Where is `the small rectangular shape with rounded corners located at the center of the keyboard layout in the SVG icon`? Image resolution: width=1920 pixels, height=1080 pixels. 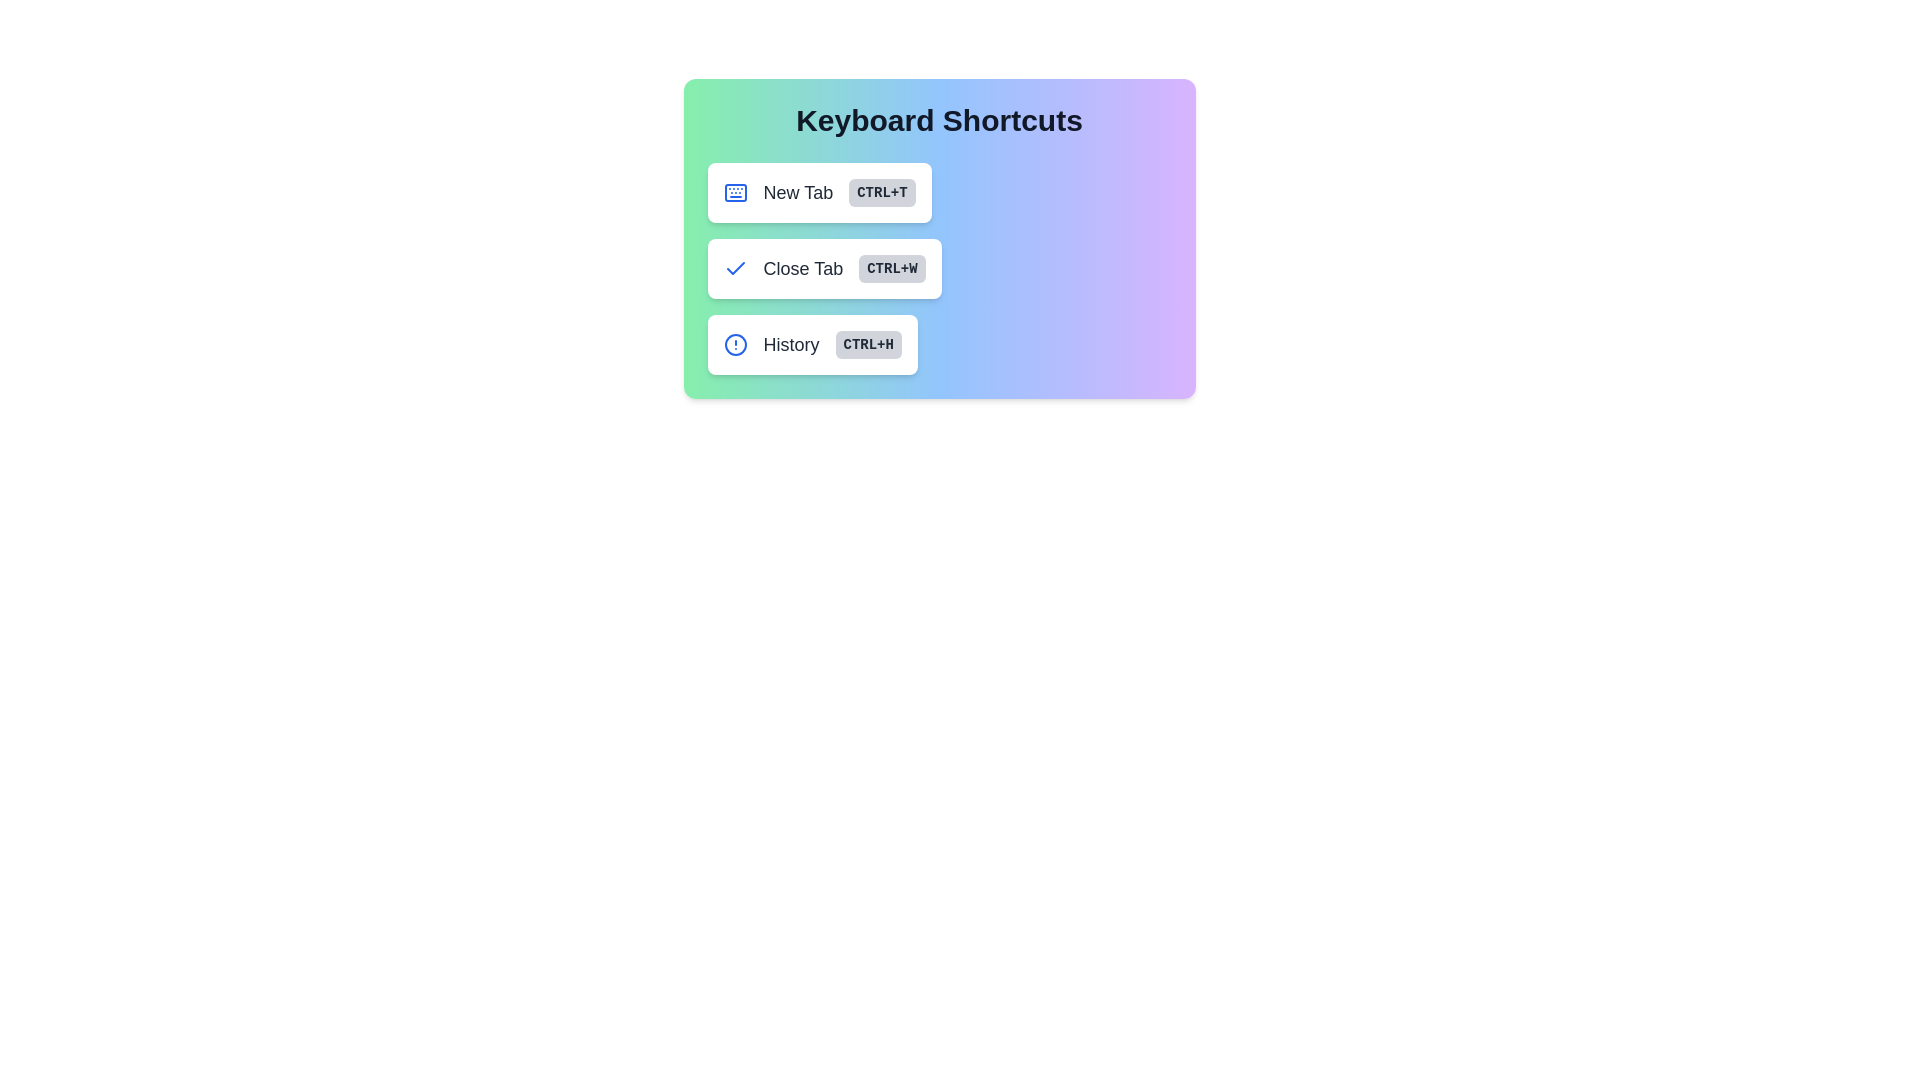 the small rectangular shape with rounded corners located at the center of the keyboard layout in the SVG icon is located at coordinates (734, 192).